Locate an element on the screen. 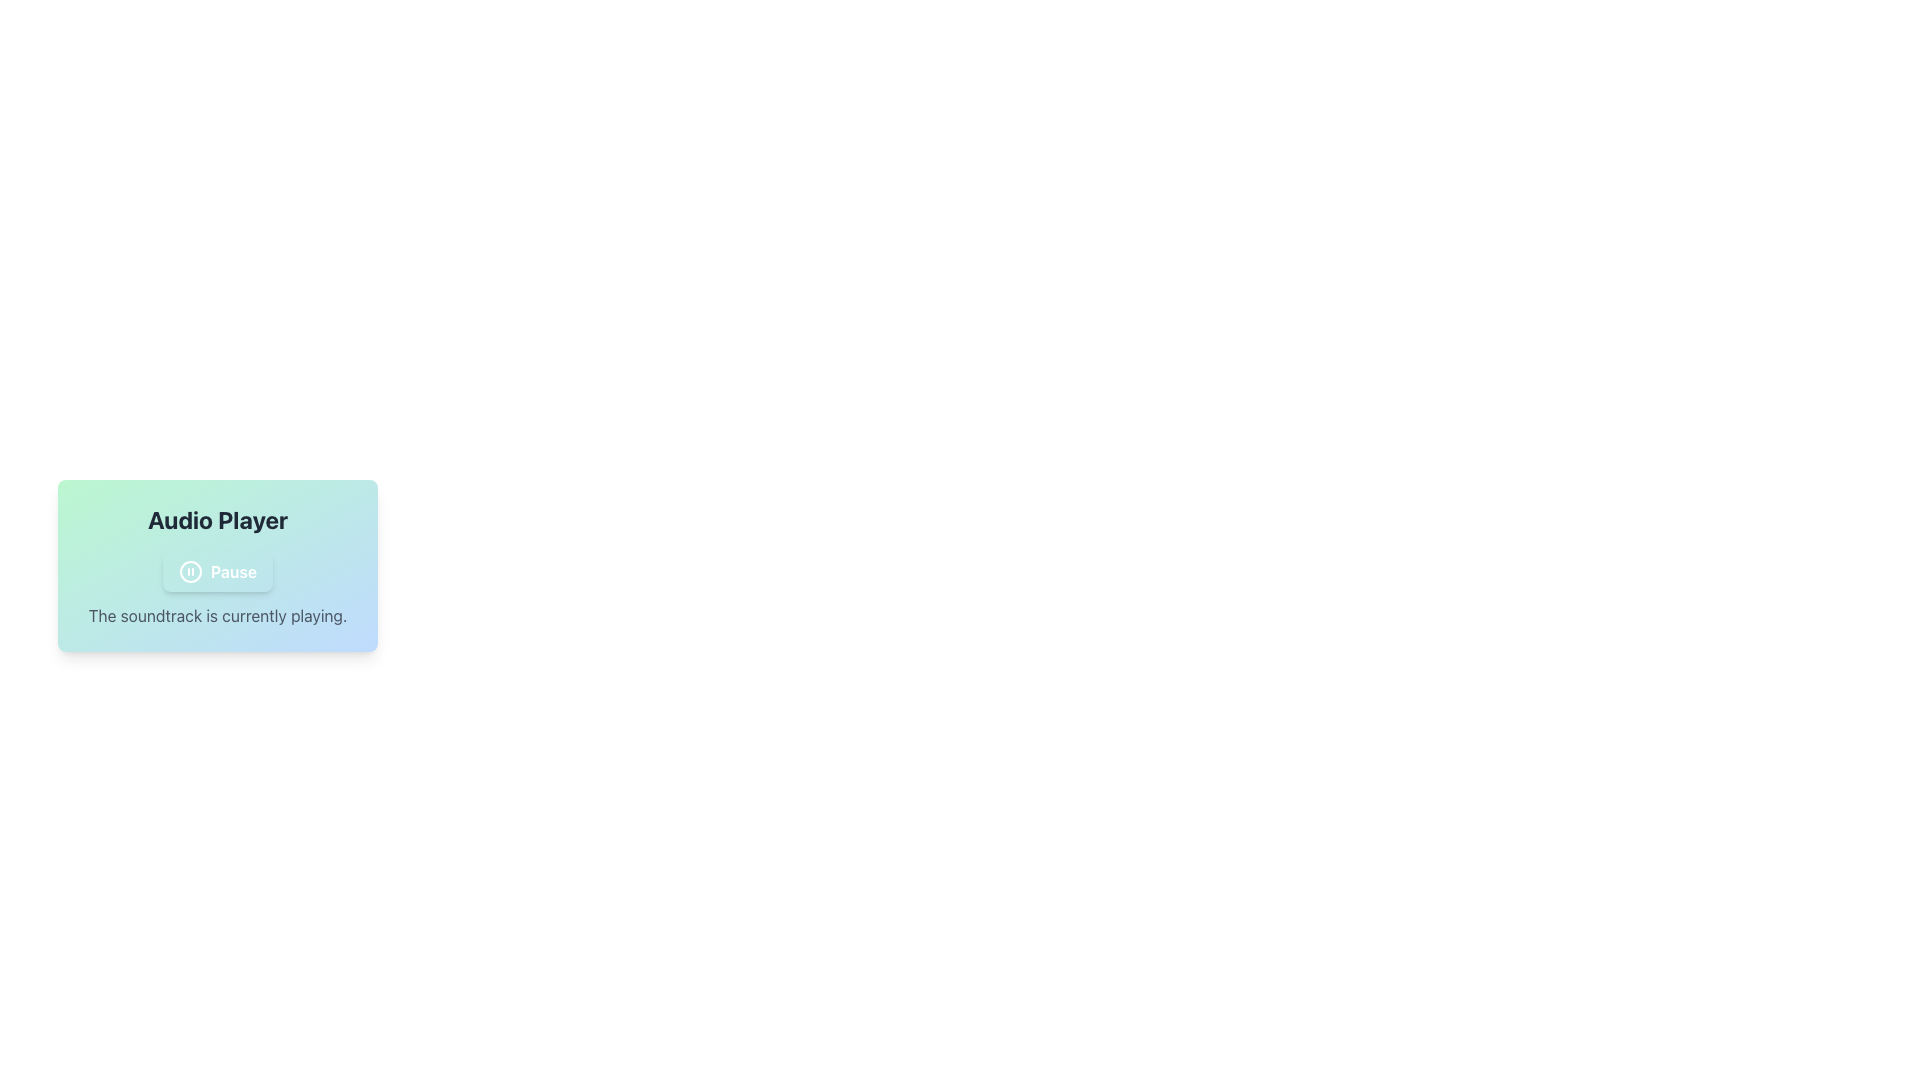 Image resolution: width=1920 pixels, height=1080 pixels. the status indicator text label for the audio player located beneath the 'Pause' button and the heading 'Audio Player' is located at coordinates (217, 615).